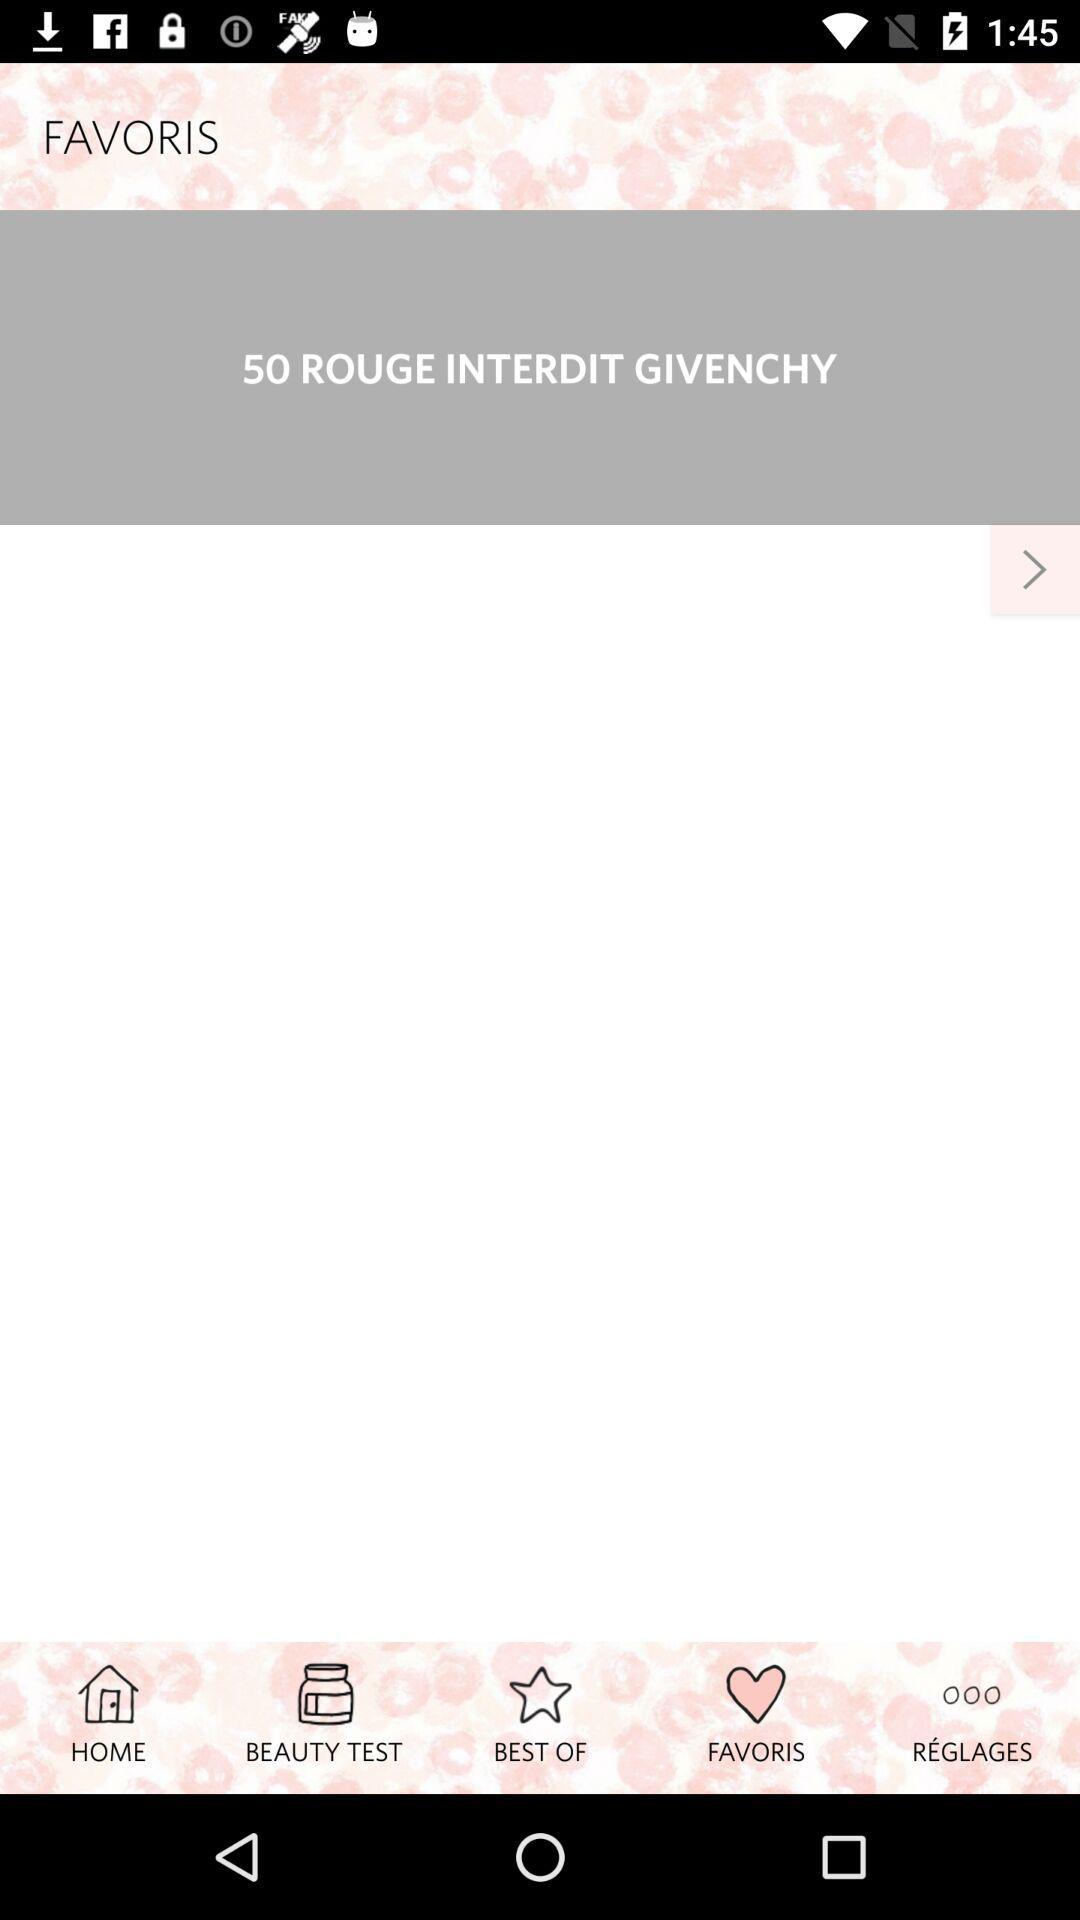  I want to click on item next to the favoris item, so click(540, 1716).